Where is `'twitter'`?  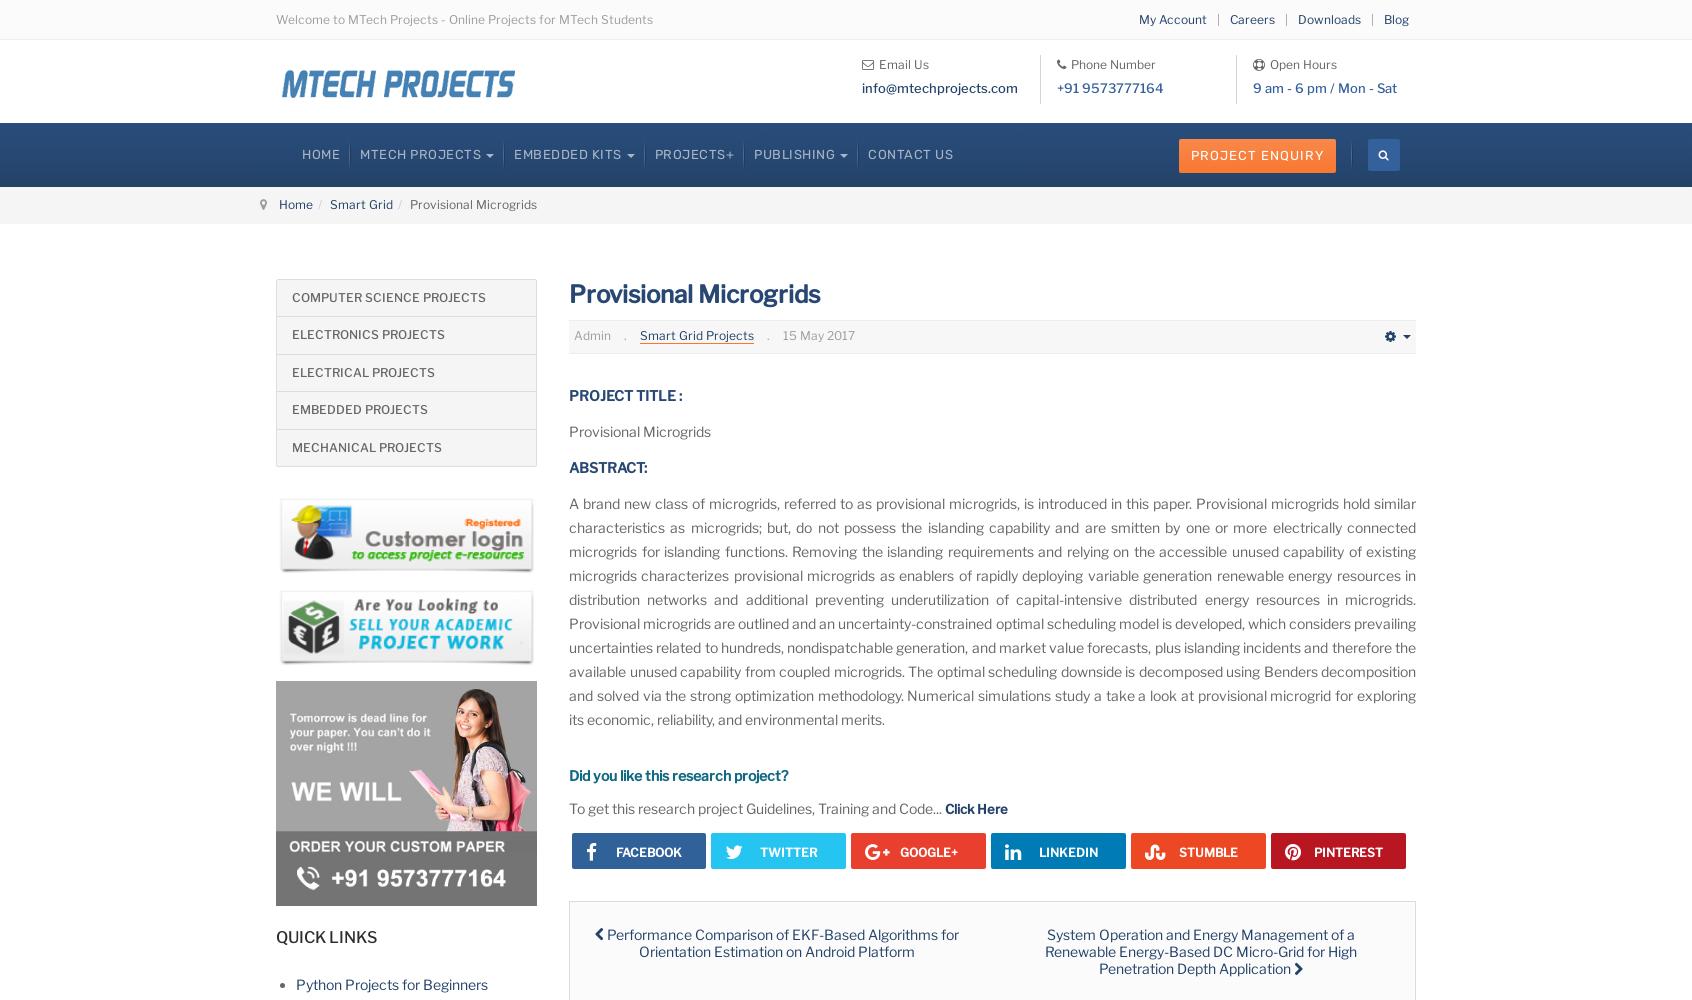 'twitter' is located at coordinates (788, 850).